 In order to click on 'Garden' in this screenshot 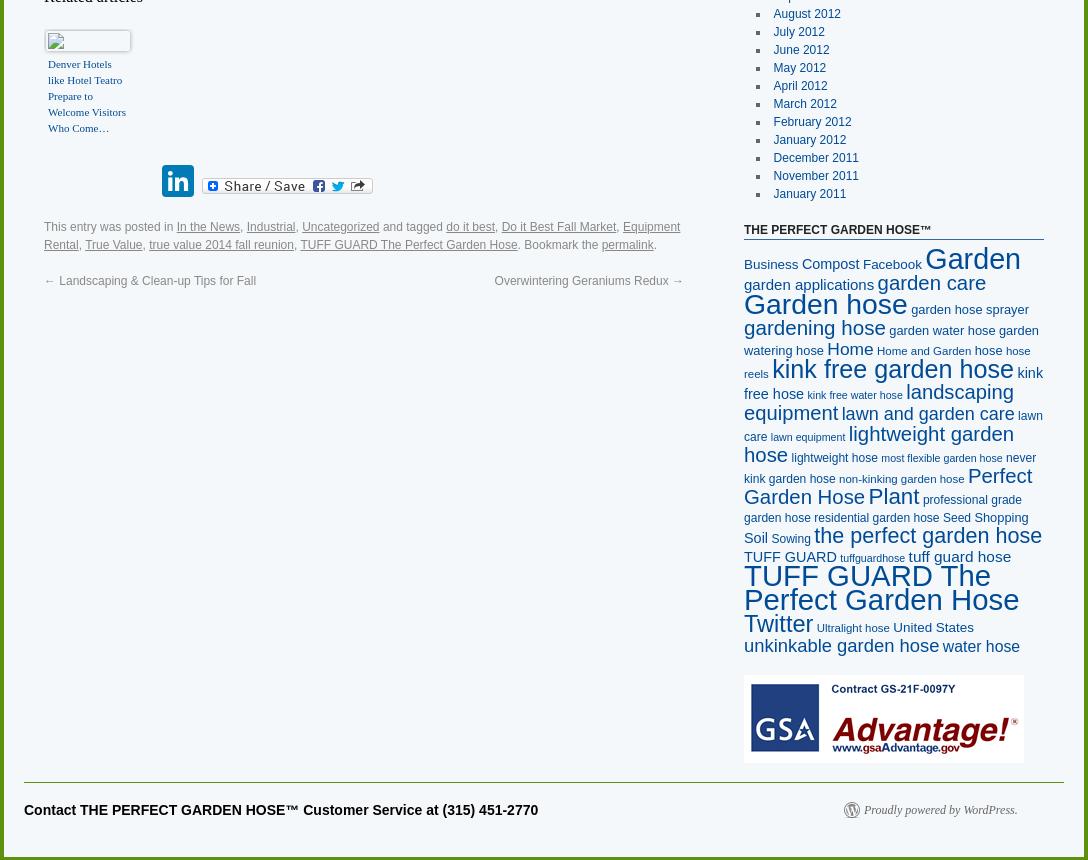, I will do `click(971, 258)`.